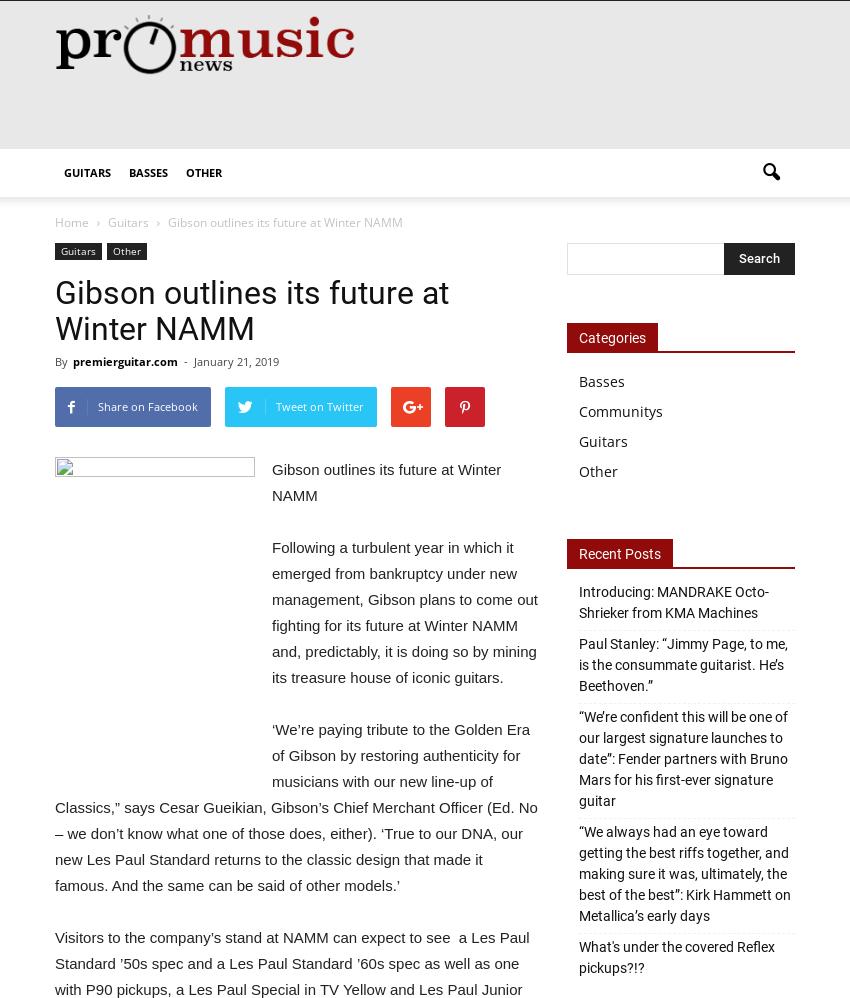 The image size is (850, 998). I want to click on 'Search', so click(405, 80).